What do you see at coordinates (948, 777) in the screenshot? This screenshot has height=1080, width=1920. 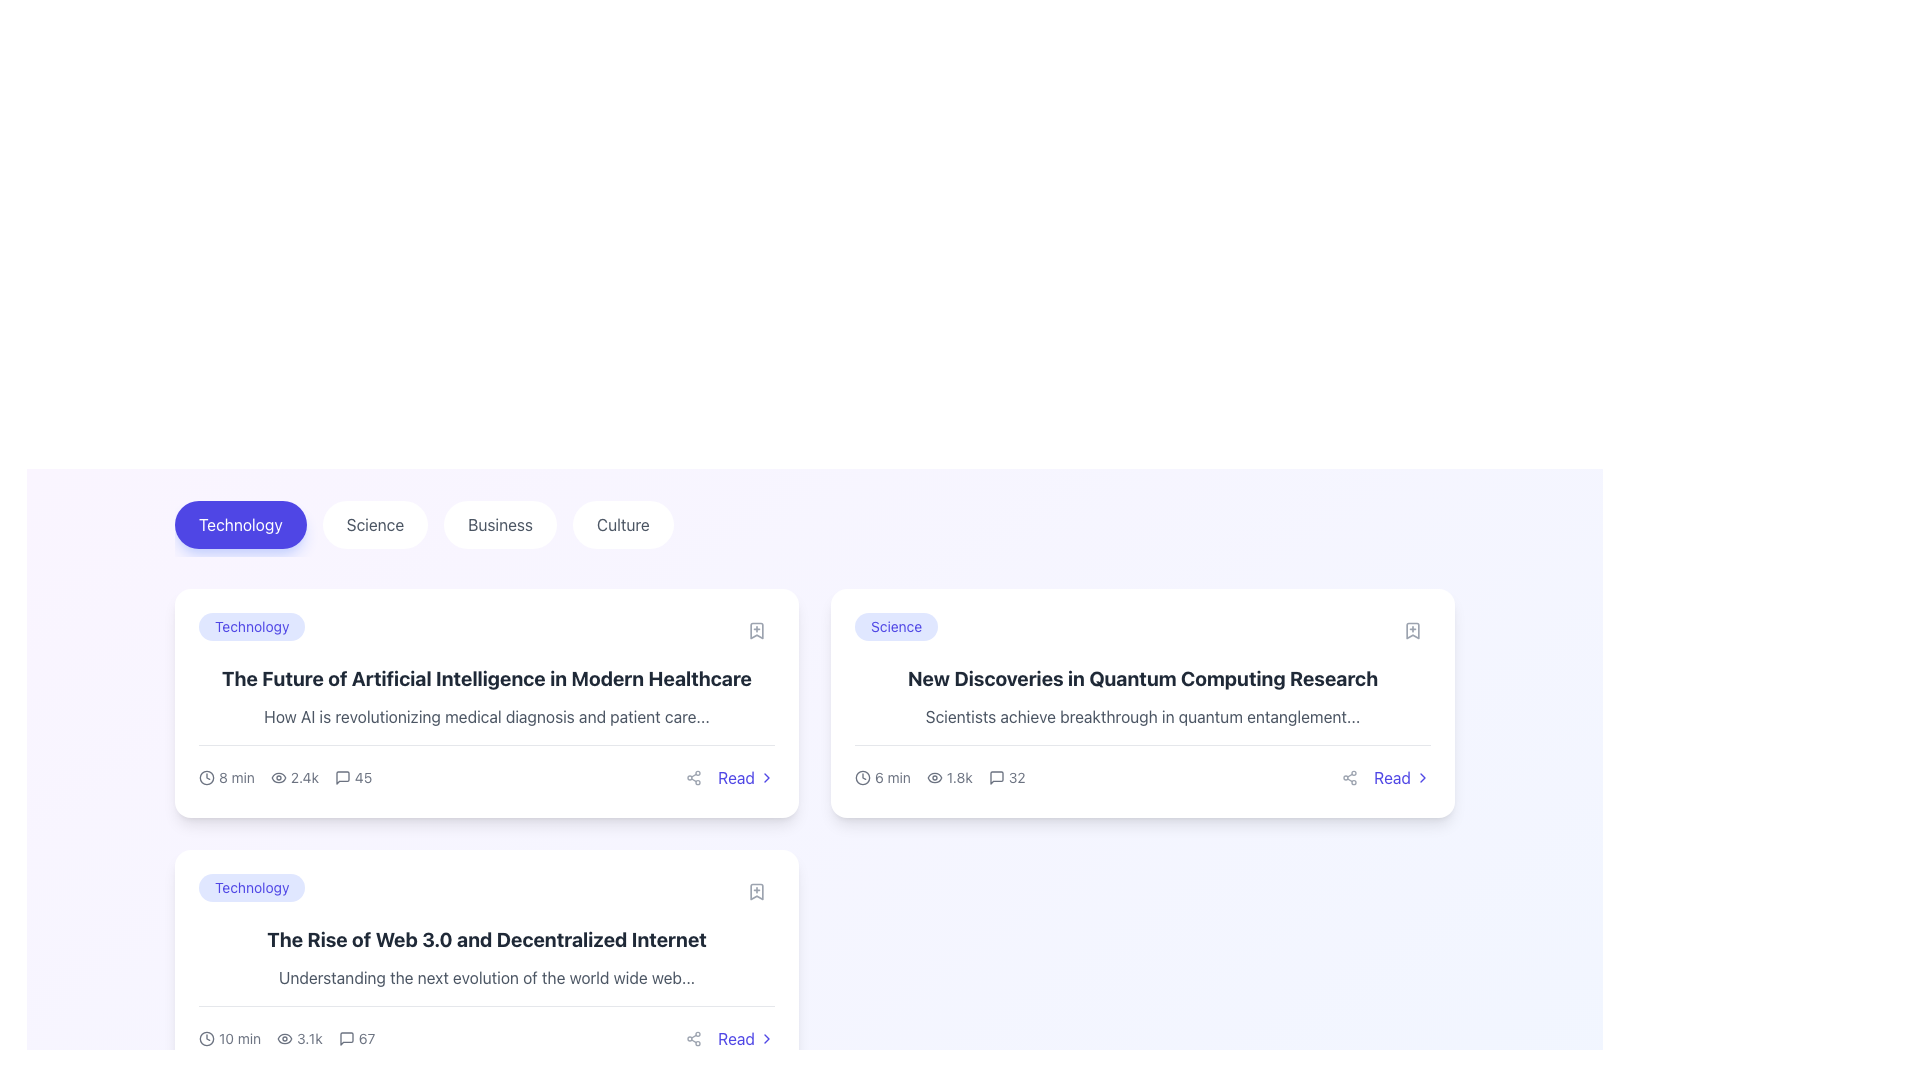 I see `the text display element showing the number of views or engagements in the second main card from the left, located below the card title and description` at bounding box center [948, 777].